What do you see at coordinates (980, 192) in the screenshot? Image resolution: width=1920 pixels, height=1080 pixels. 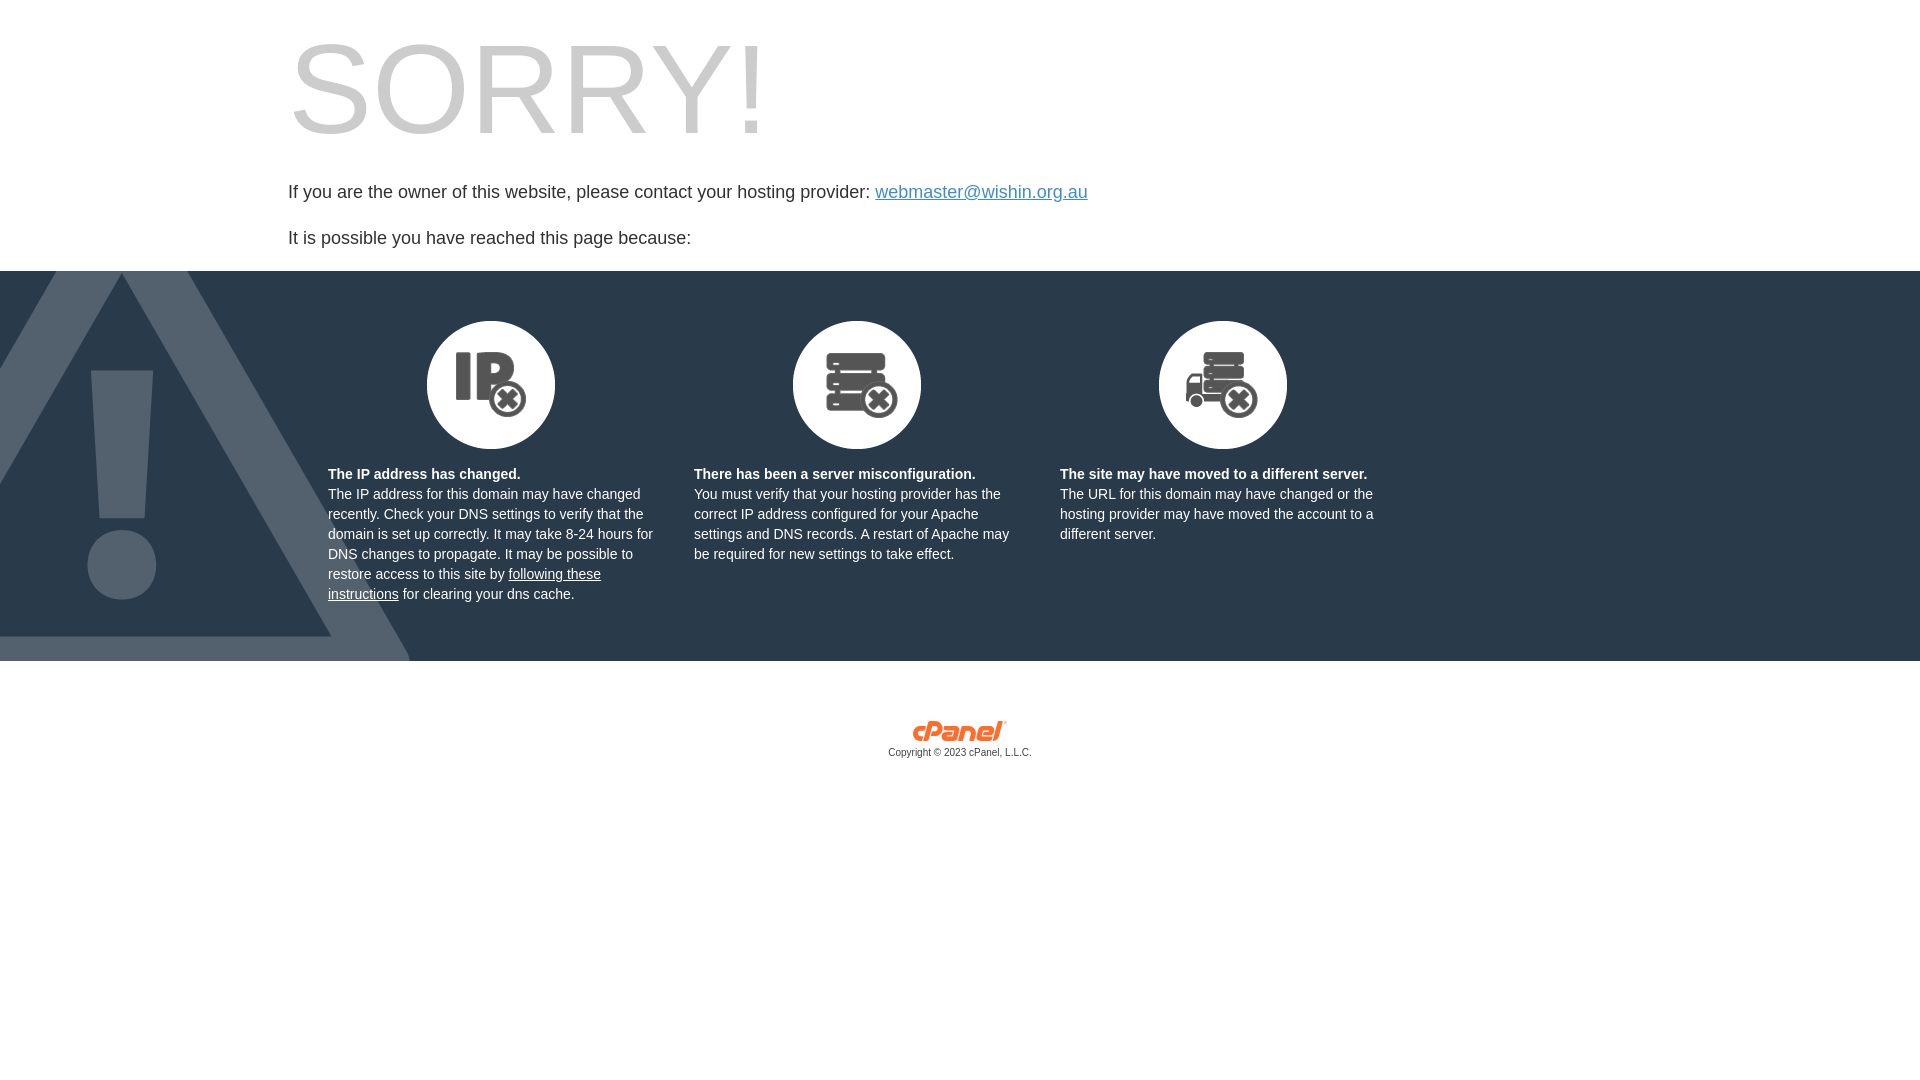 I see `'webmaster@wishin.org.au'` at bounding box center [980, 192].